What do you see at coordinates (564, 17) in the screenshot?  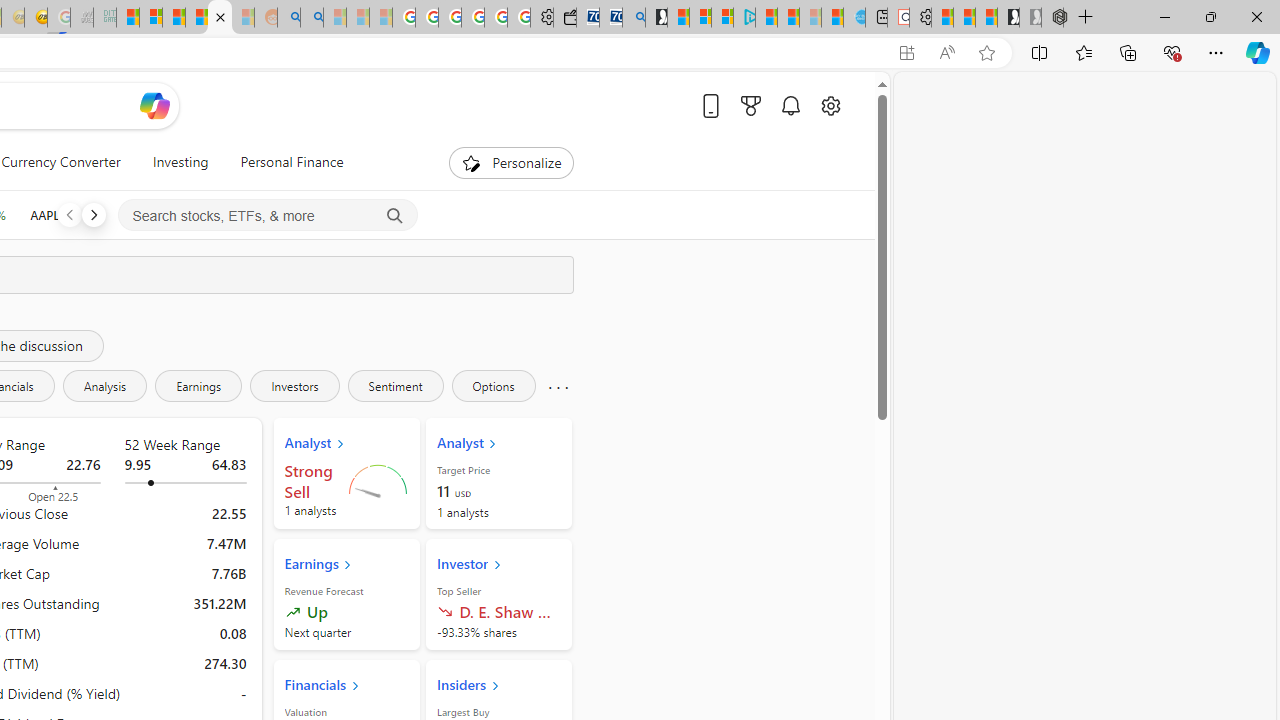 I see `'Wallet'` at bounding box center [564, 17].